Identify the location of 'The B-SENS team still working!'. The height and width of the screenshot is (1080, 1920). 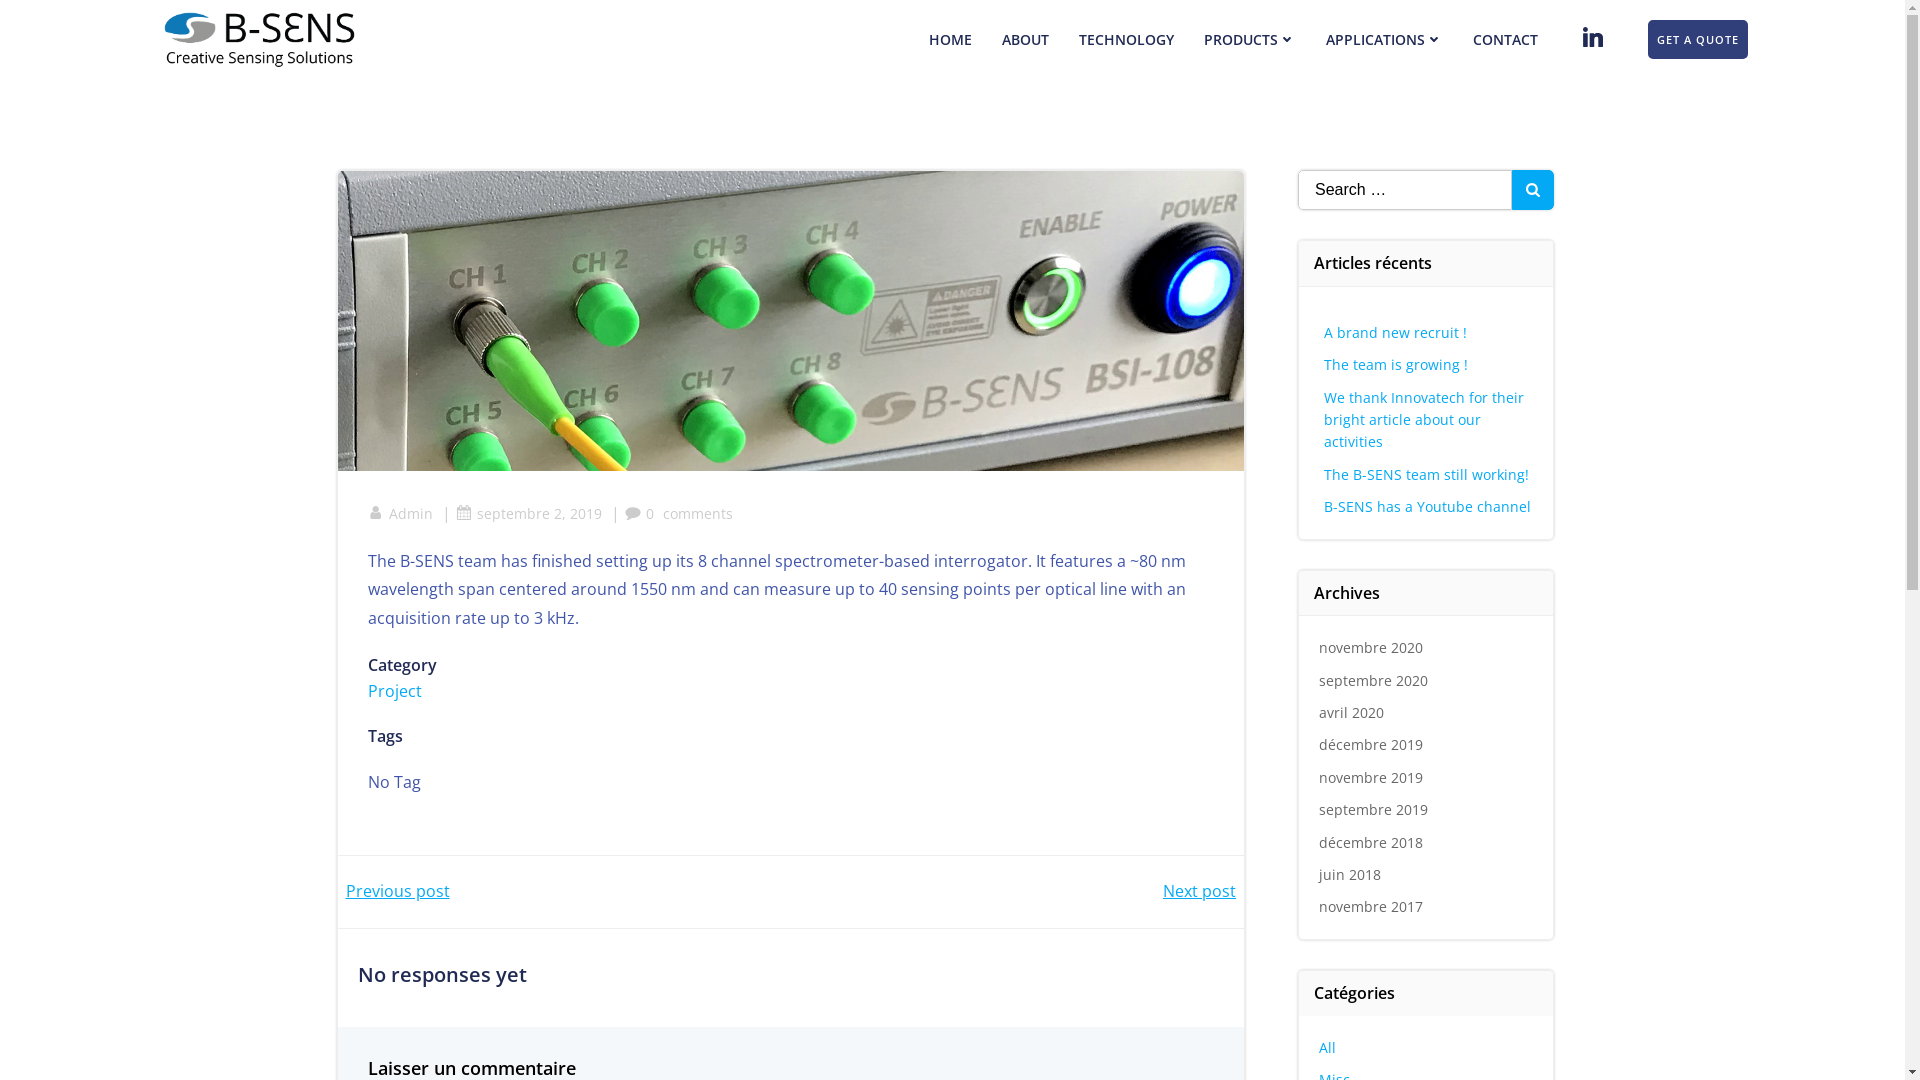
(1324, 474).